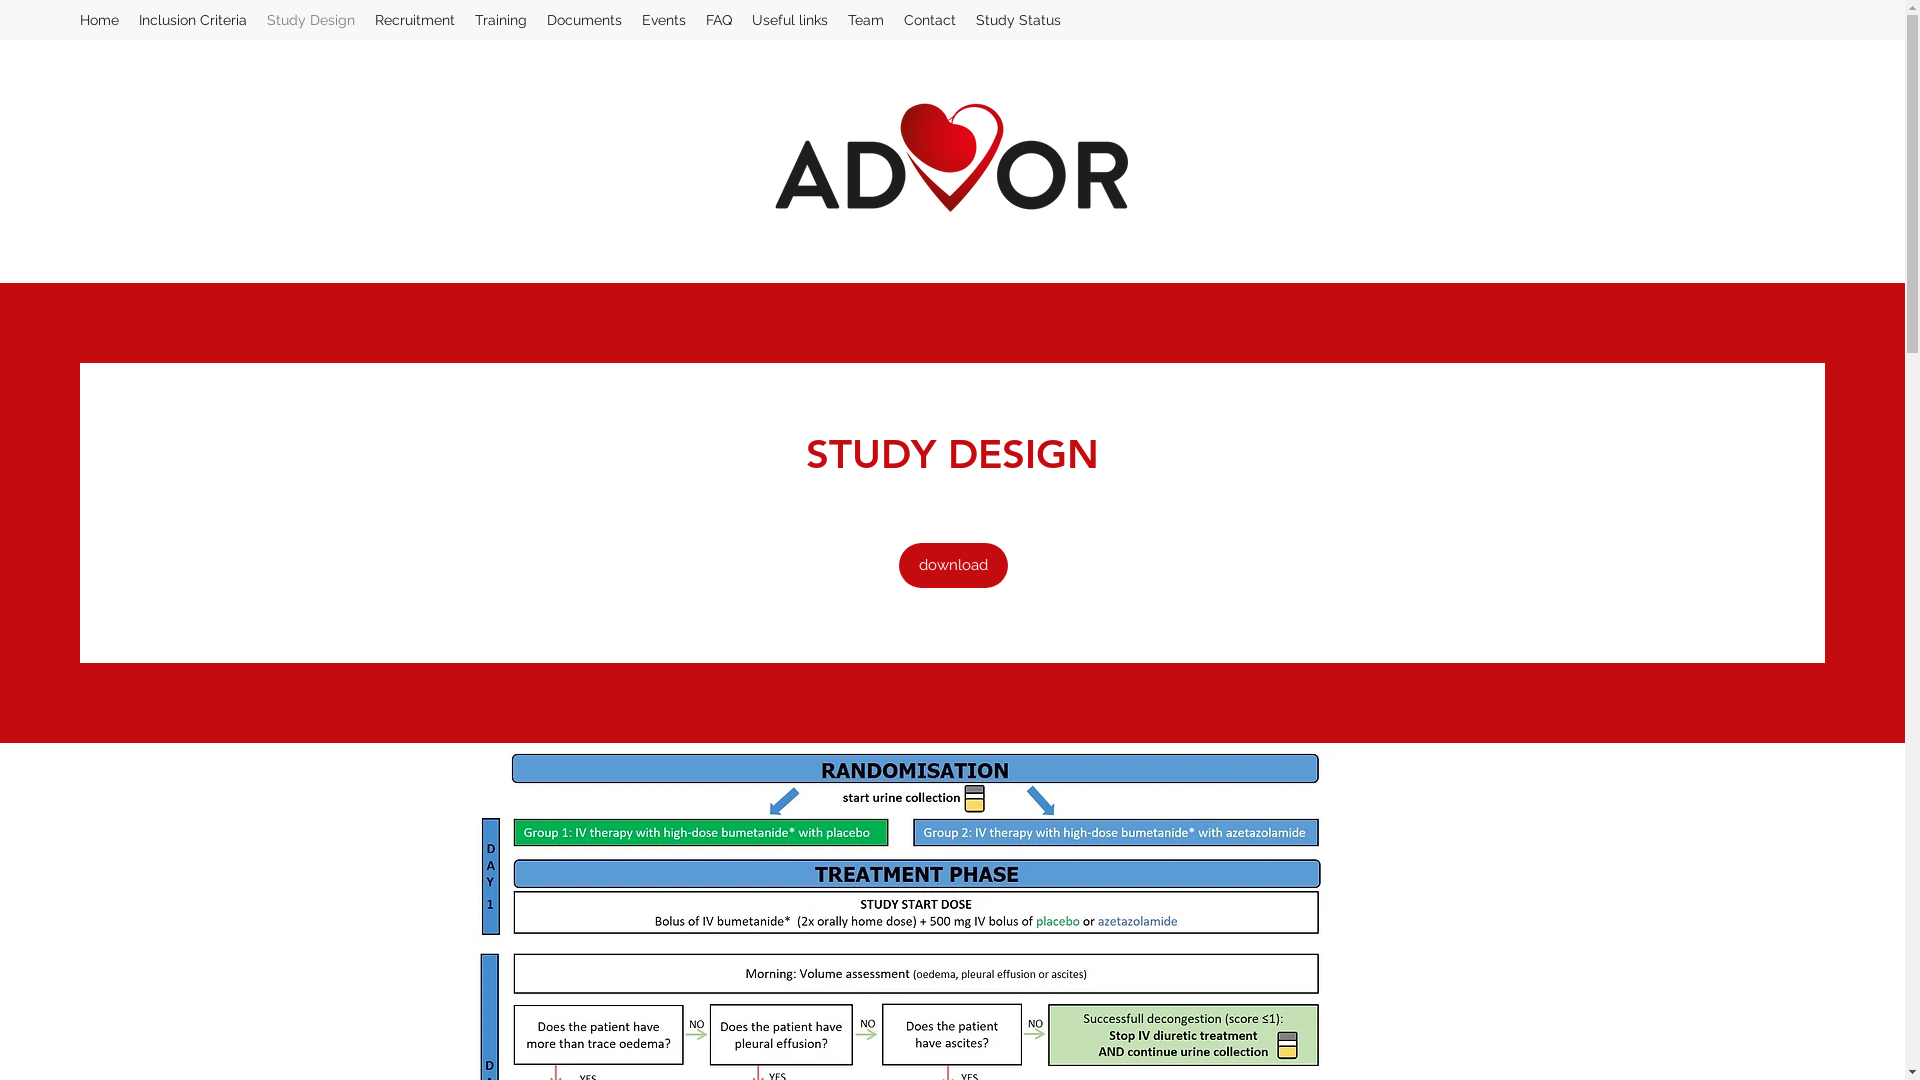 The width and height of the screenshot is (1920, 1080). Describe the element at coordinates (741, 19) in the screenshot. I see `'Useful links'` at that location.